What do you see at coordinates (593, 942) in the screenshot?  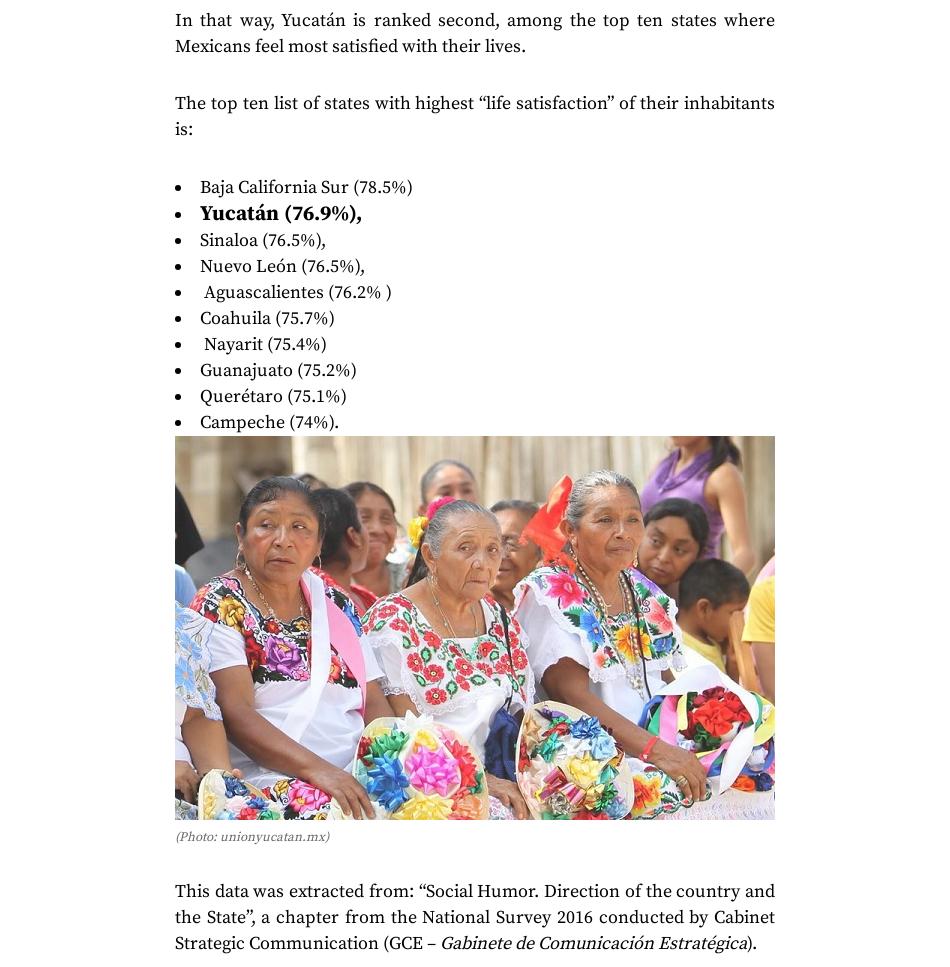 I see `'Gabinete de Comunicación Estratégica'` at bounding box center [593, 942].